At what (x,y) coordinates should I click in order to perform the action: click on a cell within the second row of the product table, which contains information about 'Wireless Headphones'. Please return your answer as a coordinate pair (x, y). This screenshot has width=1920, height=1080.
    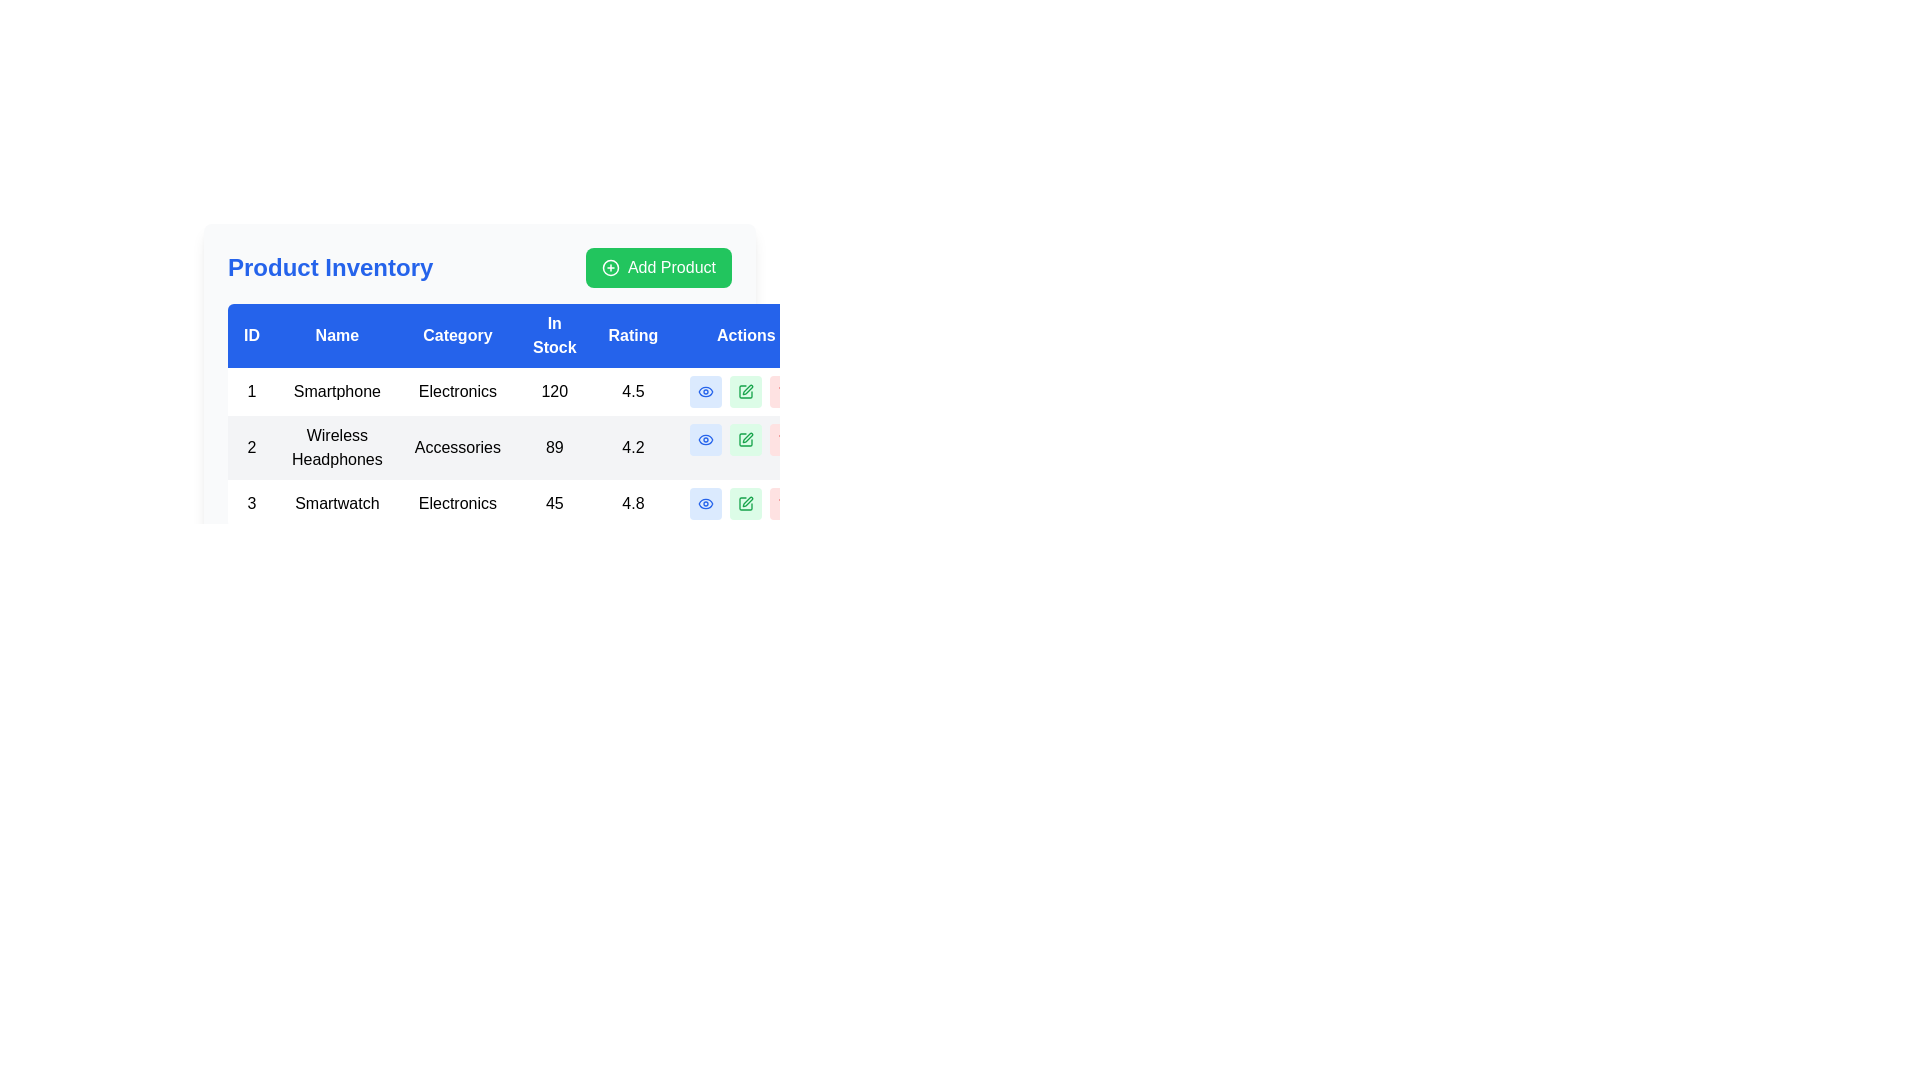
    Looking at the image, I should click on (523, 446).